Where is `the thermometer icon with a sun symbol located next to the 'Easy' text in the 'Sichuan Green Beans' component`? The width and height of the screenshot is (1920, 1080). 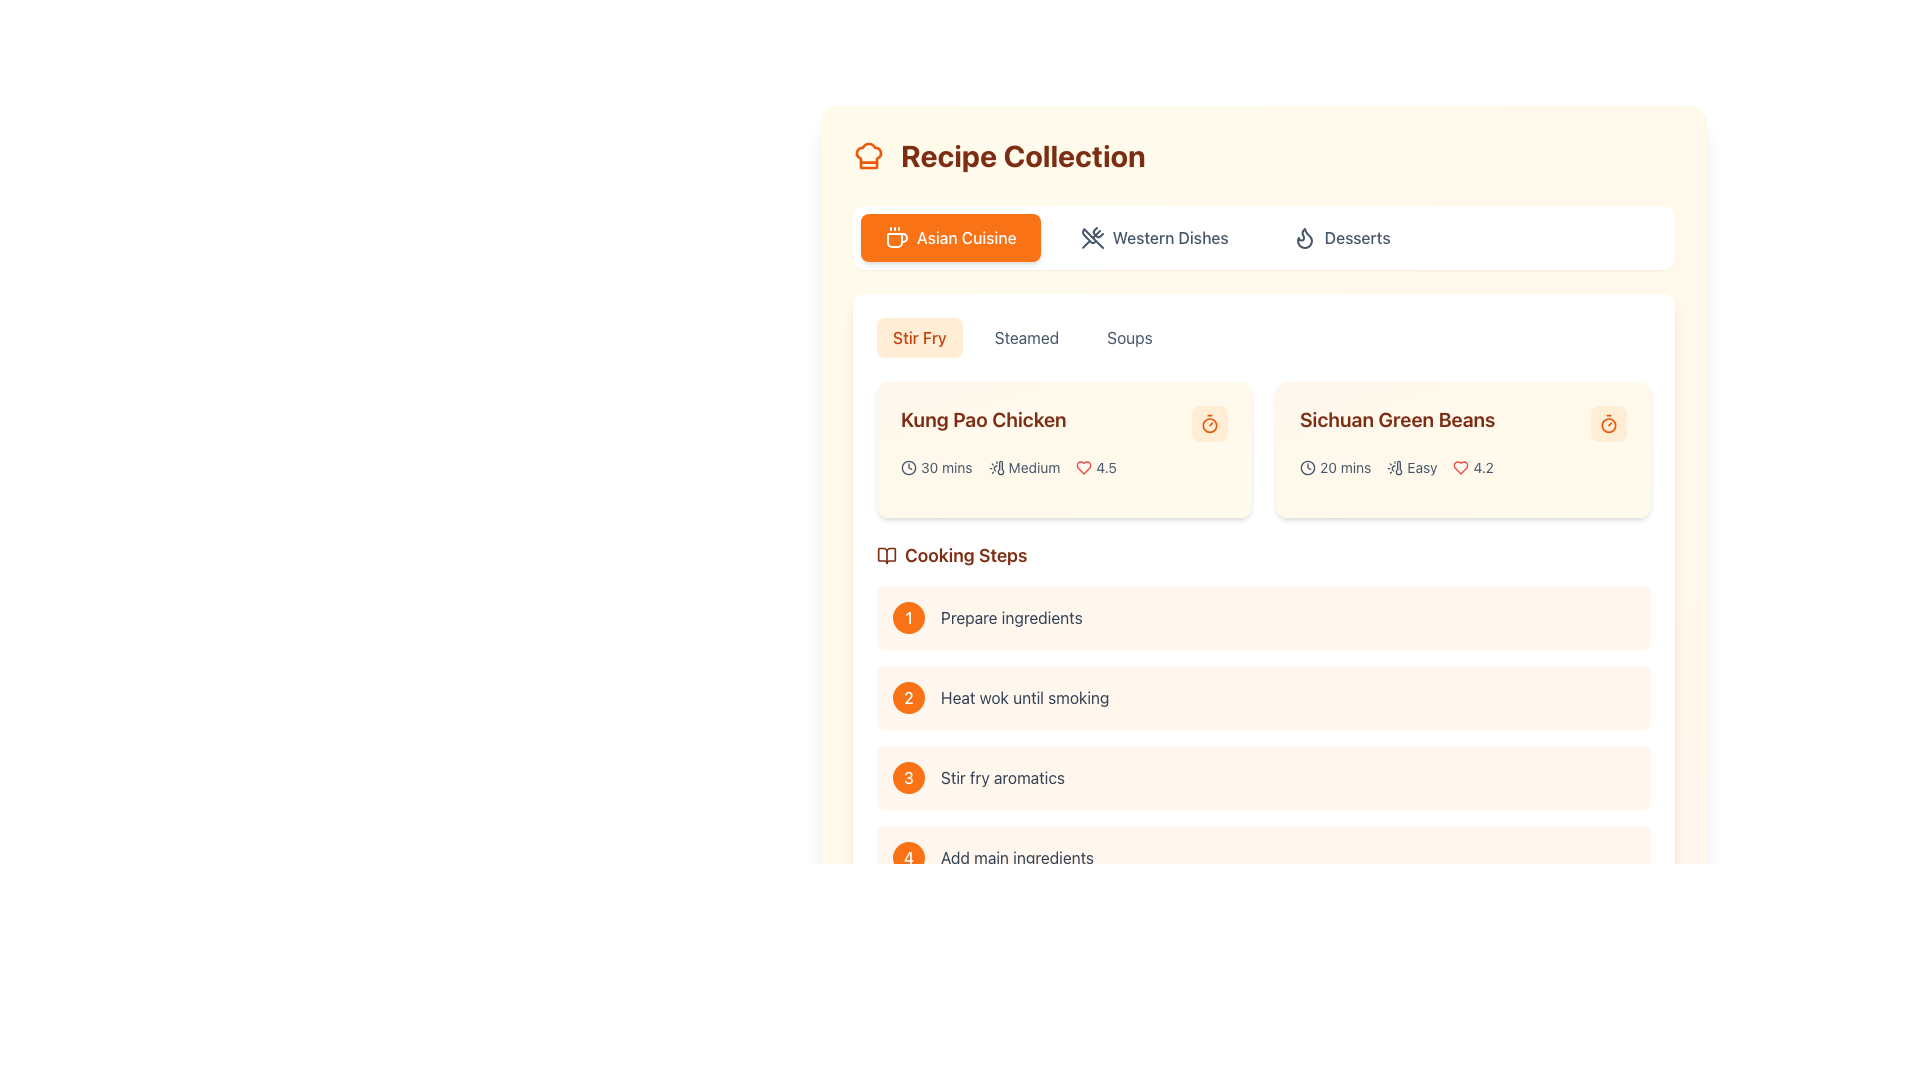
the thermometer icon with a sun symbol located next to the 'Easy' text in the 'Sichuan Green Beans' component is located at coordinates (1394, 467).